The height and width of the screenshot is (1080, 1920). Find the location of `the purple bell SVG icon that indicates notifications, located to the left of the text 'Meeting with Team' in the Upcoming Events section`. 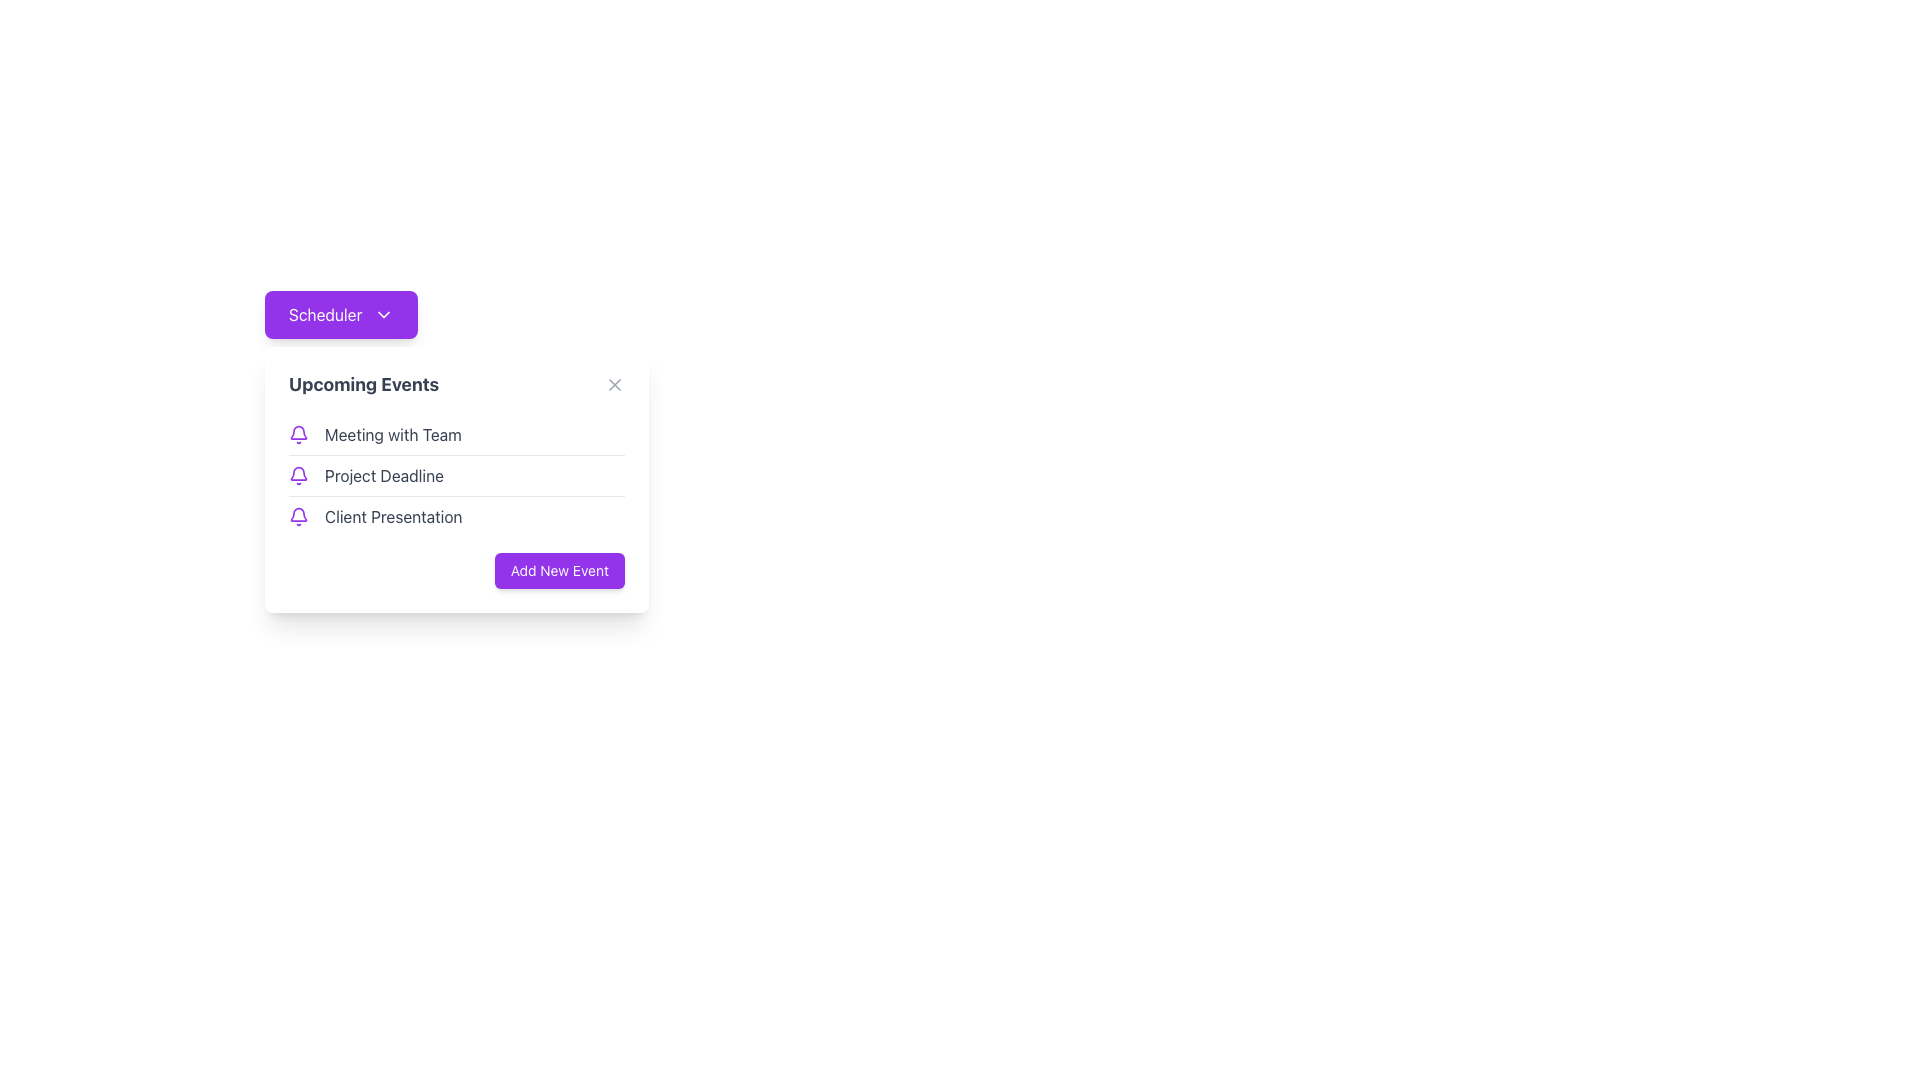

the purple bell SVG icon that indicates notifications, located to the left of the text 'Meeting with Team' in the Upcoming Events section is located at coordinates (297, 434).